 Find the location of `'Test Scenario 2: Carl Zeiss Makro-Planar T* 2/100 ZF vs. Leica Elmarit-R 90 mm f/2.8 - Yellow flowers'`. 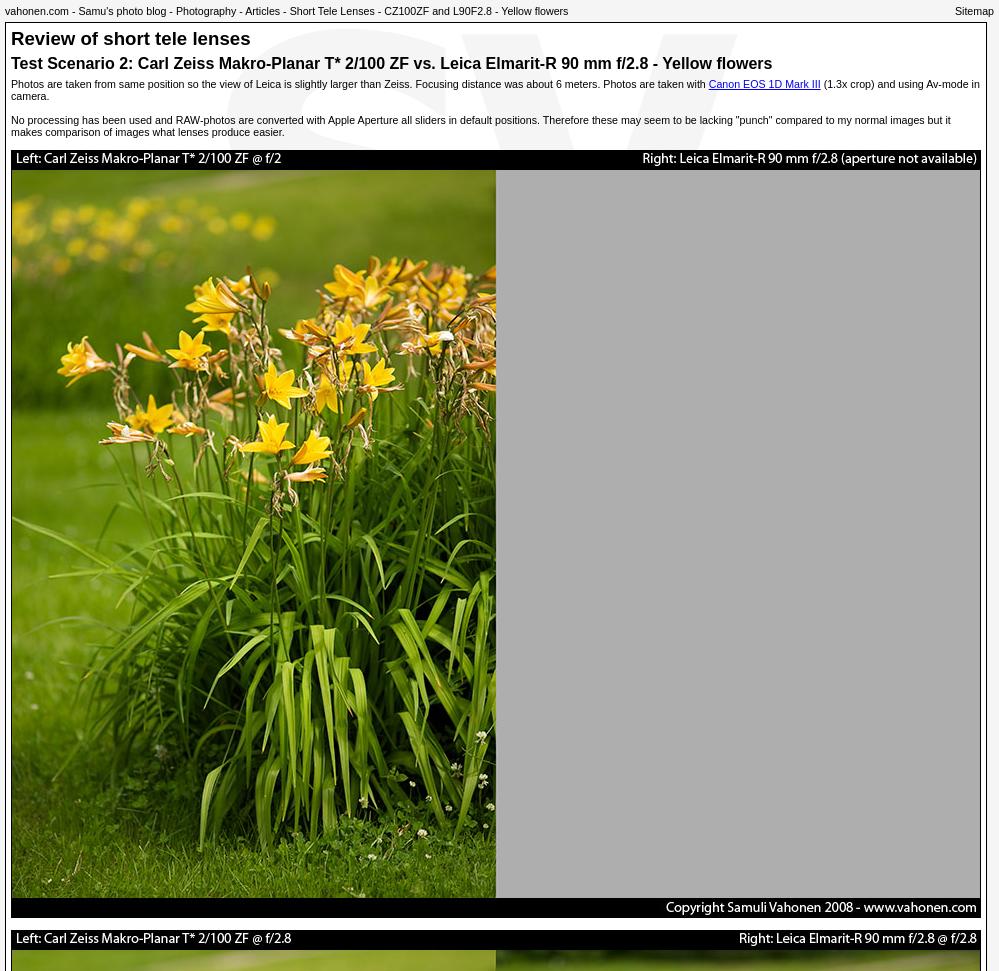

'Test Scenario 2: Carl Zeiss Makro-Planar T* 2/100 ZF vs. Leica Elmarit-R 90 mm f/2.8 - Yellow flowers' is located at coordinates (390, 62).